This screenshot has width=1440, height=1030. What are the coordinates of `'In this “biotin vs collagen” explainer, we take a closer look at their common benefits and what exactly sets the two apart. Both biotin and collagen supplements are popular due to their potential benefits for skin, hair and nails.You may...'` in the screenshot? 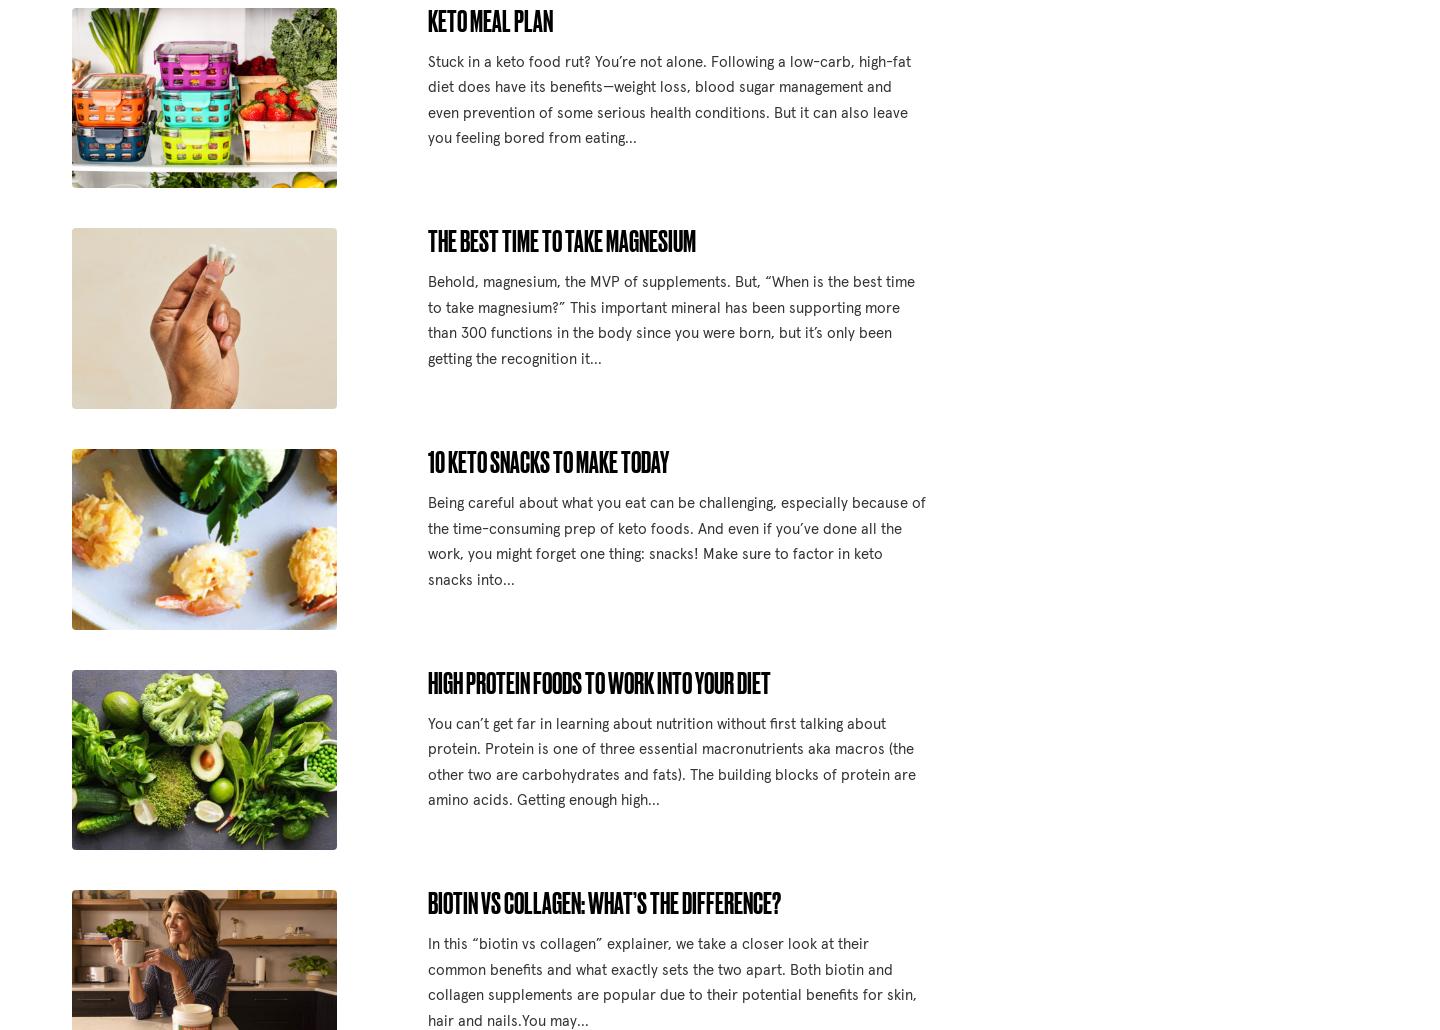 It's located at (426, 981).